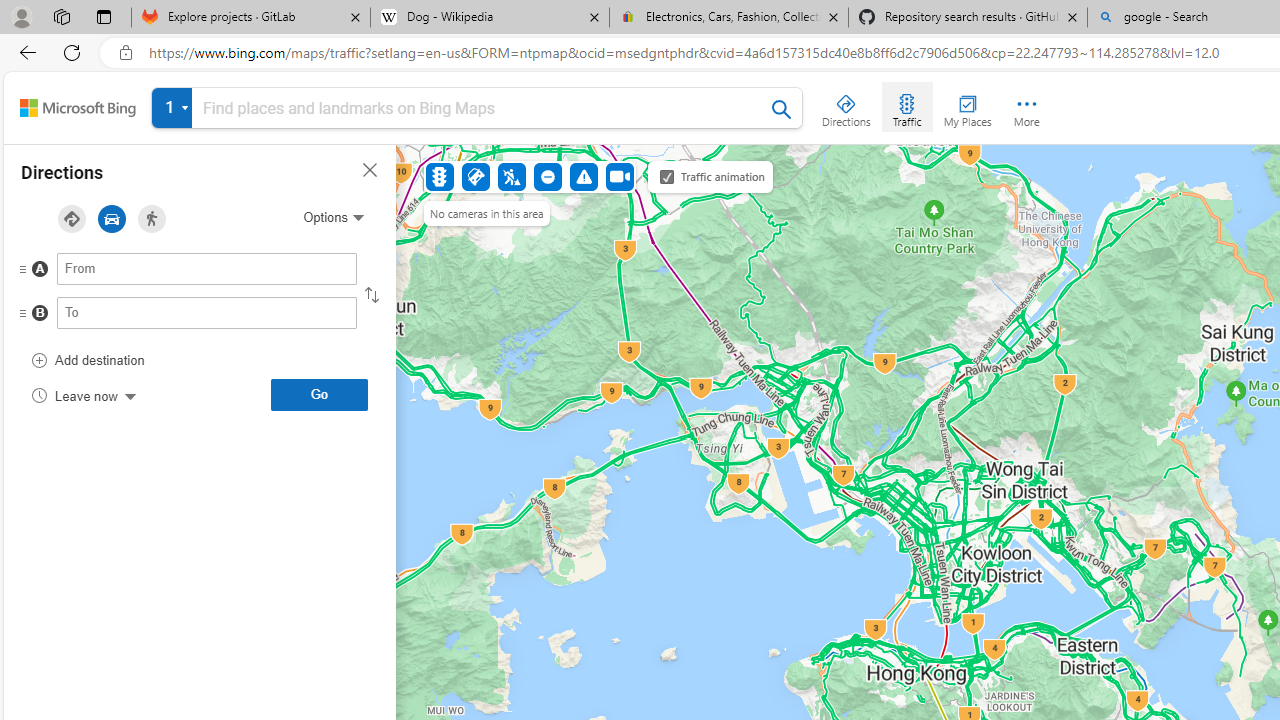  I want to click on 'Close tab', so click(1071, 17).